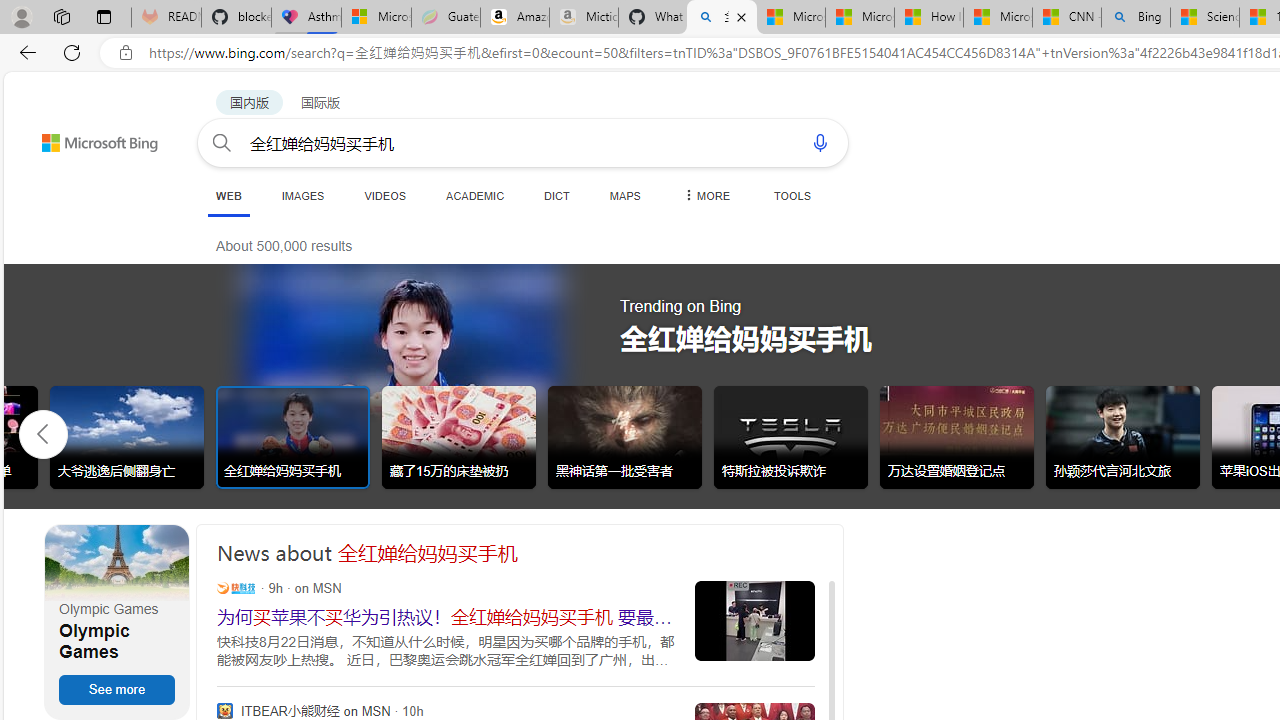  Describe the element at coordinates (474, 195) in the screenshot. I see `'ACADEMIC'` at that location.